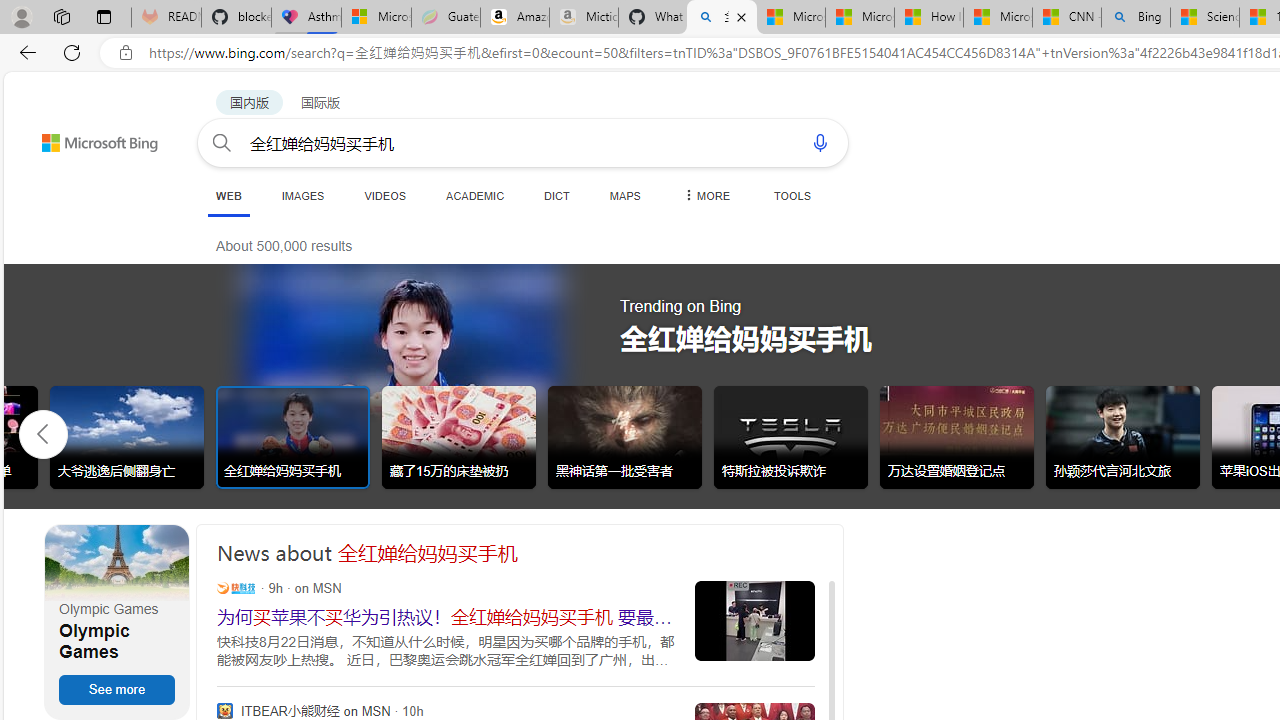  Describe the element at coordinates (474, 195) in the screenshot. I see `'ACADEMIC'` at that location.